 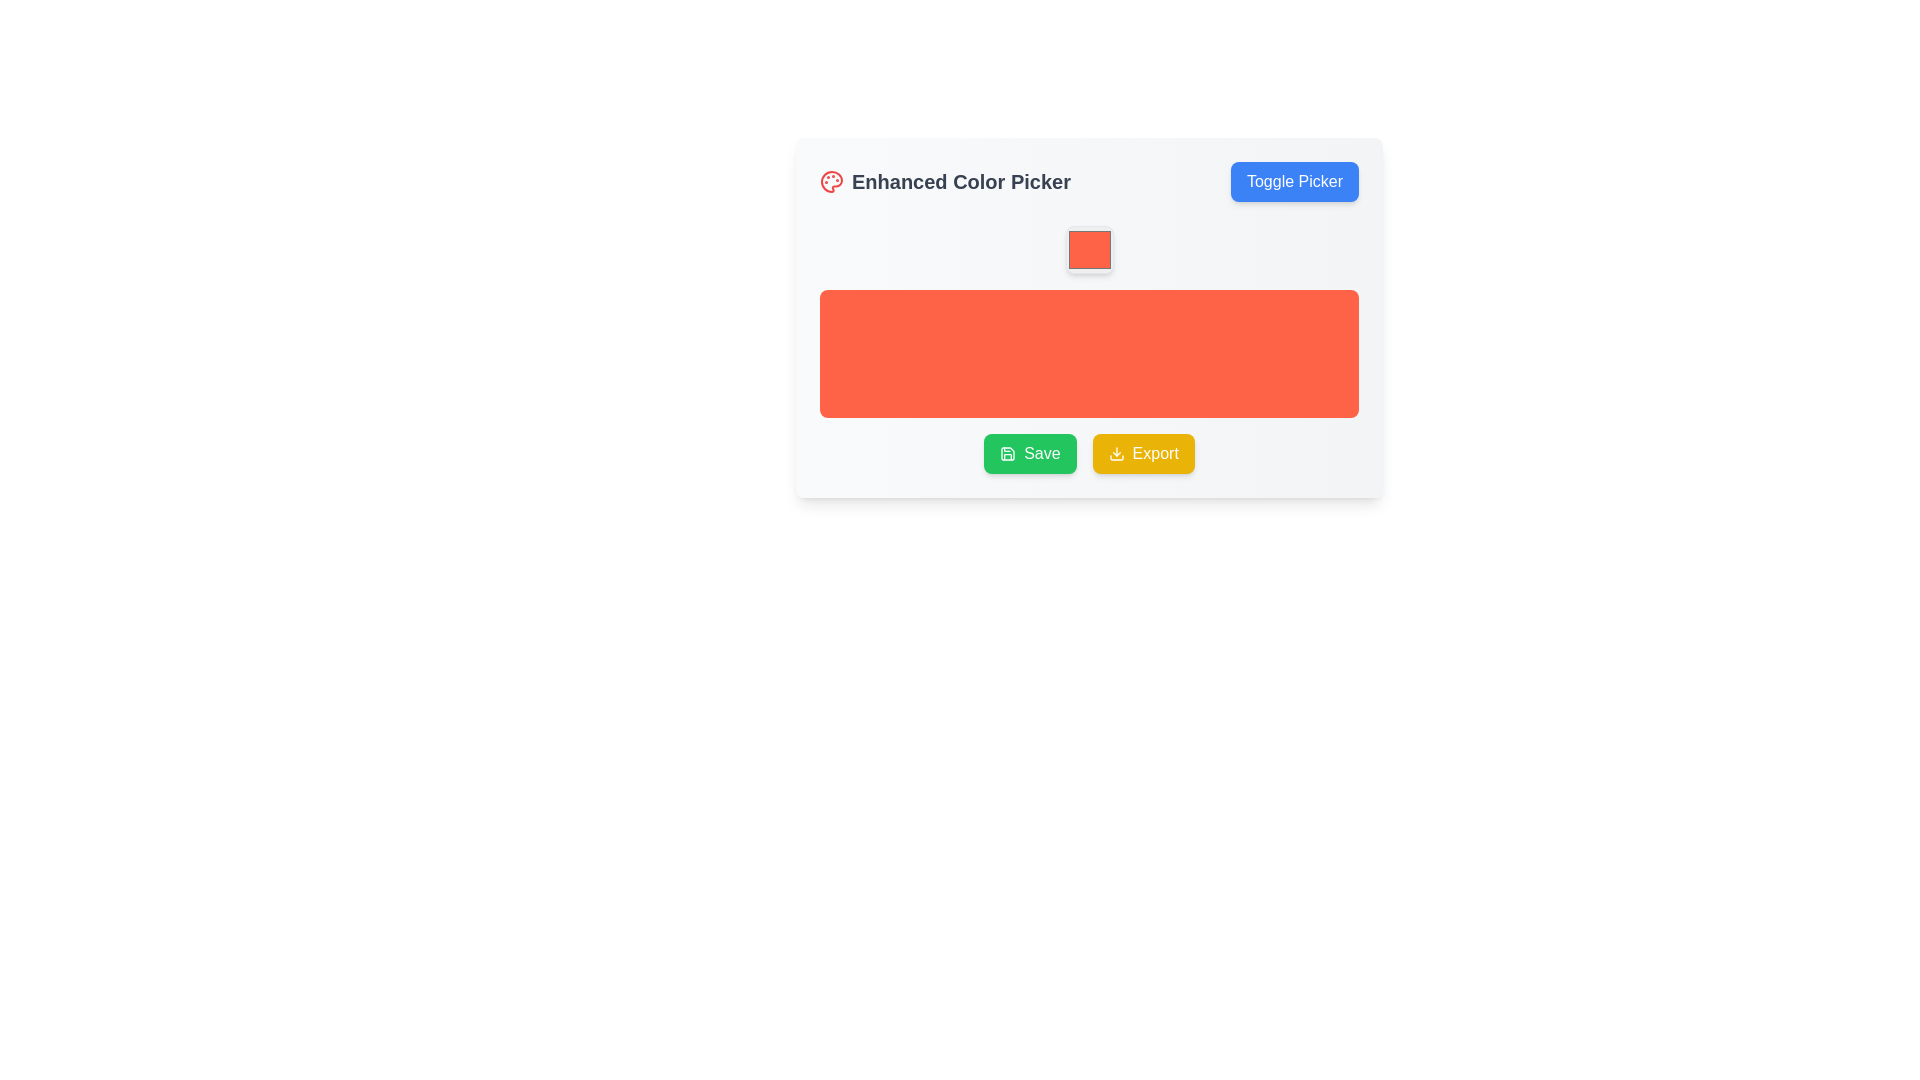 What do you see at coordinates (1088, 454) in the screenshot?
I see `the 'Export' button` at bounding box center [1088, 454].